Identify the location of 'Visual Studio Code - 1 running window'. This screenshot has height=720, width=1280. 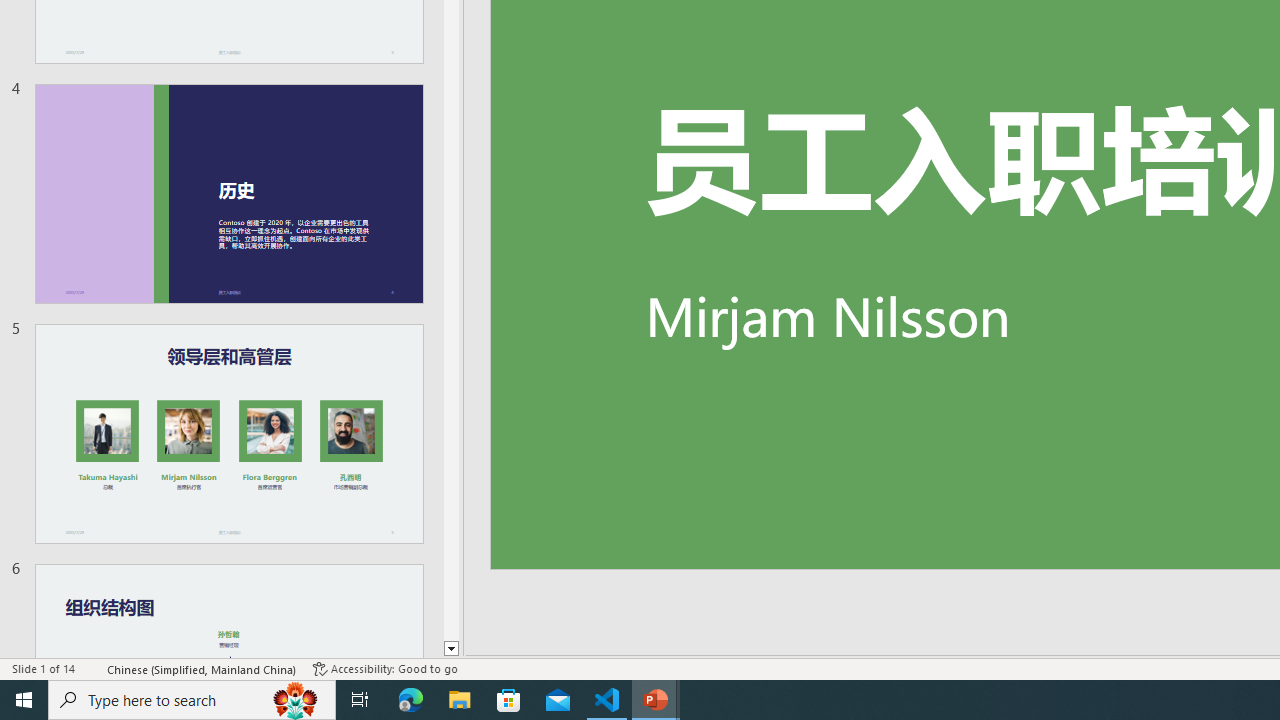
(606, 698).